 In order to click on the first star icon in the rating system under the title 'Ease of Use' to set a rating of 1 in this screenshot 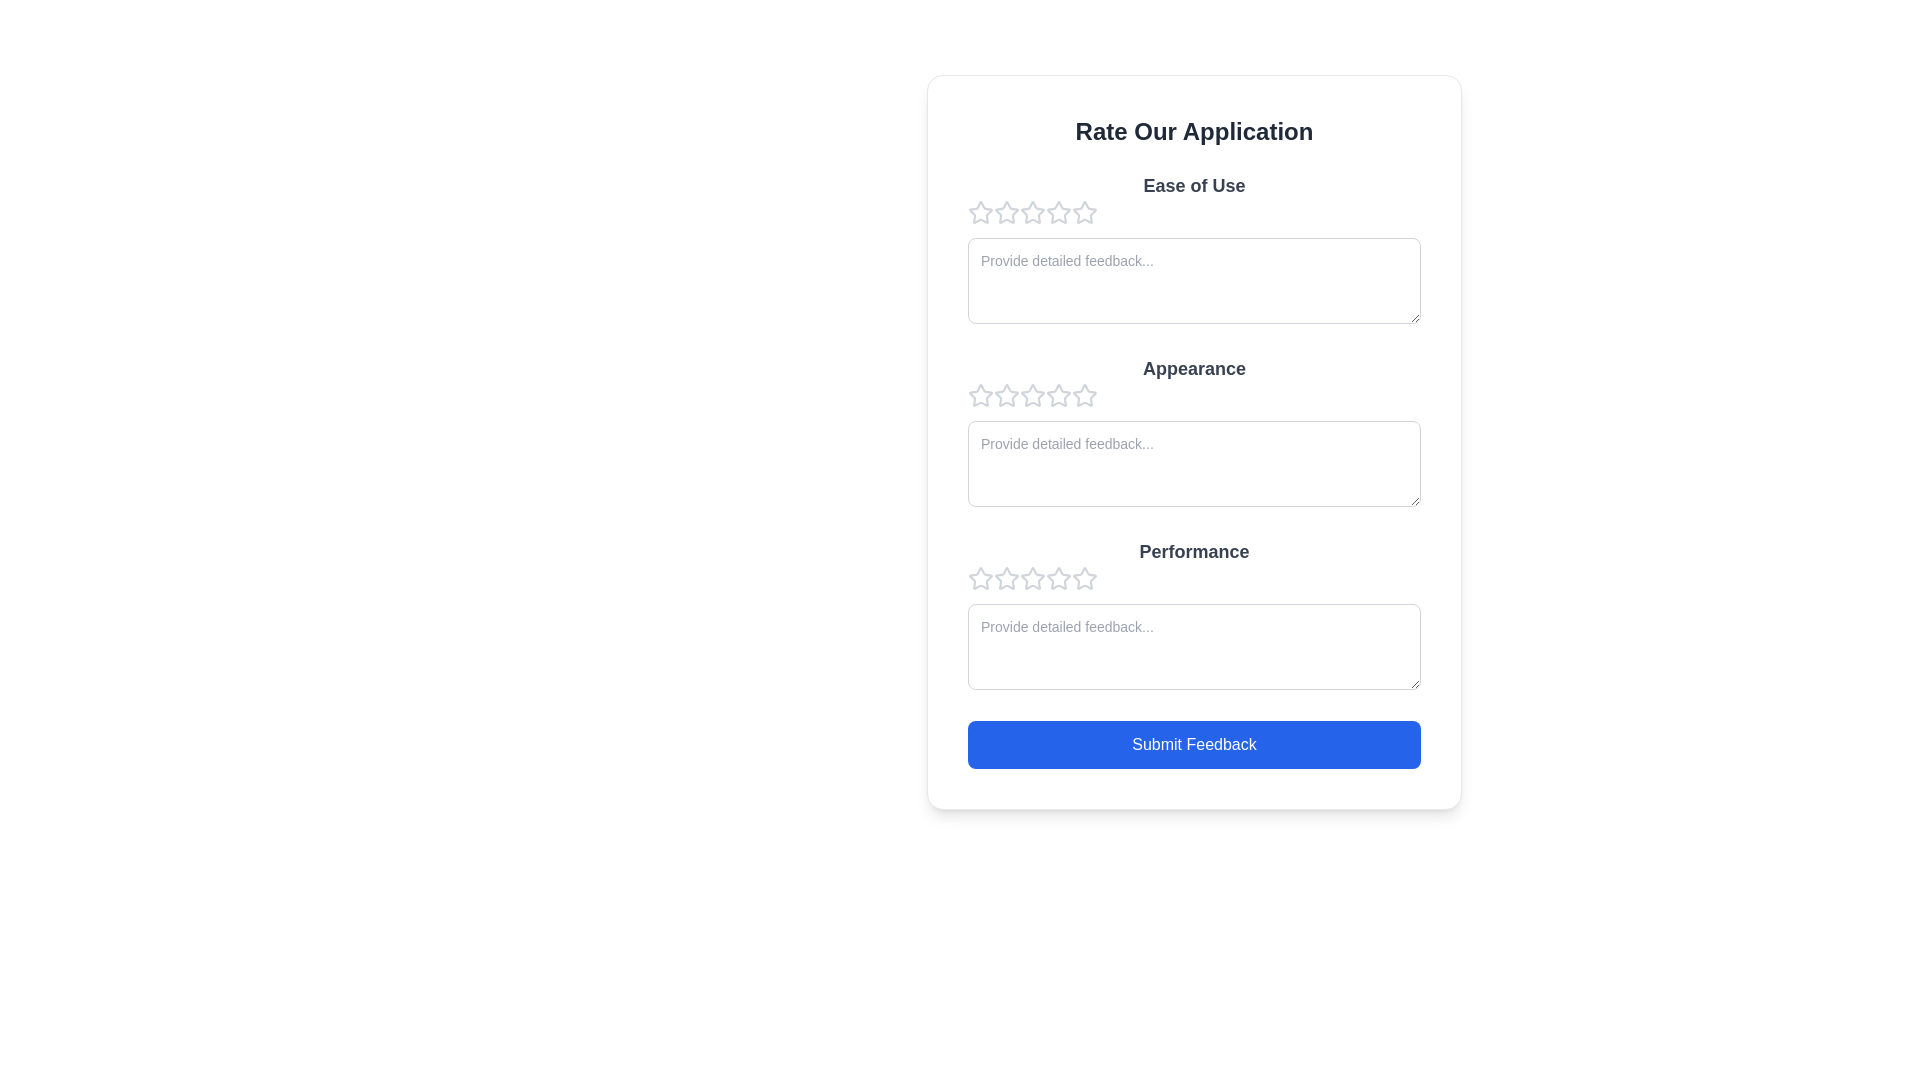, I will do `click(980, 212)`.